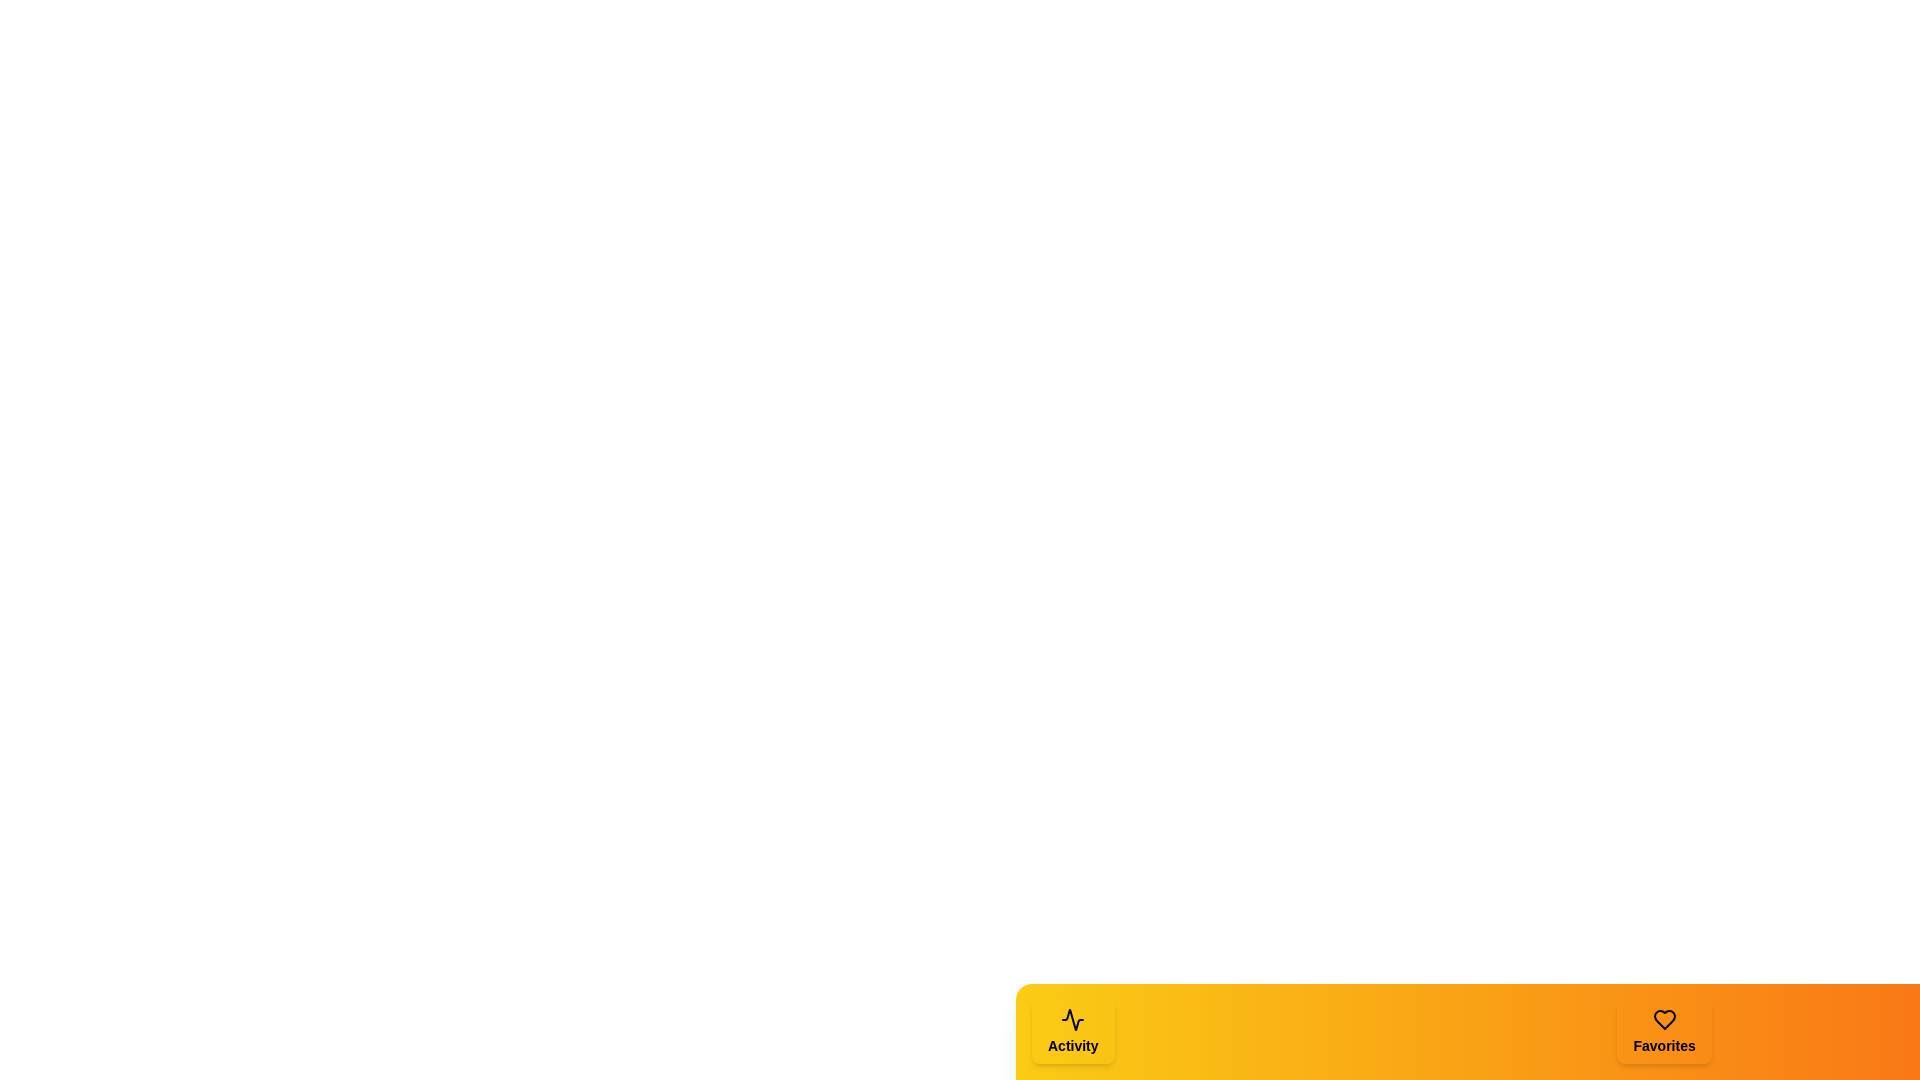  What do you see at coordinates (1072, 1032) in the screenshot?
I see `the Activity tab to activate it and observe the visual changes` at bounding box center [1072, 1032].